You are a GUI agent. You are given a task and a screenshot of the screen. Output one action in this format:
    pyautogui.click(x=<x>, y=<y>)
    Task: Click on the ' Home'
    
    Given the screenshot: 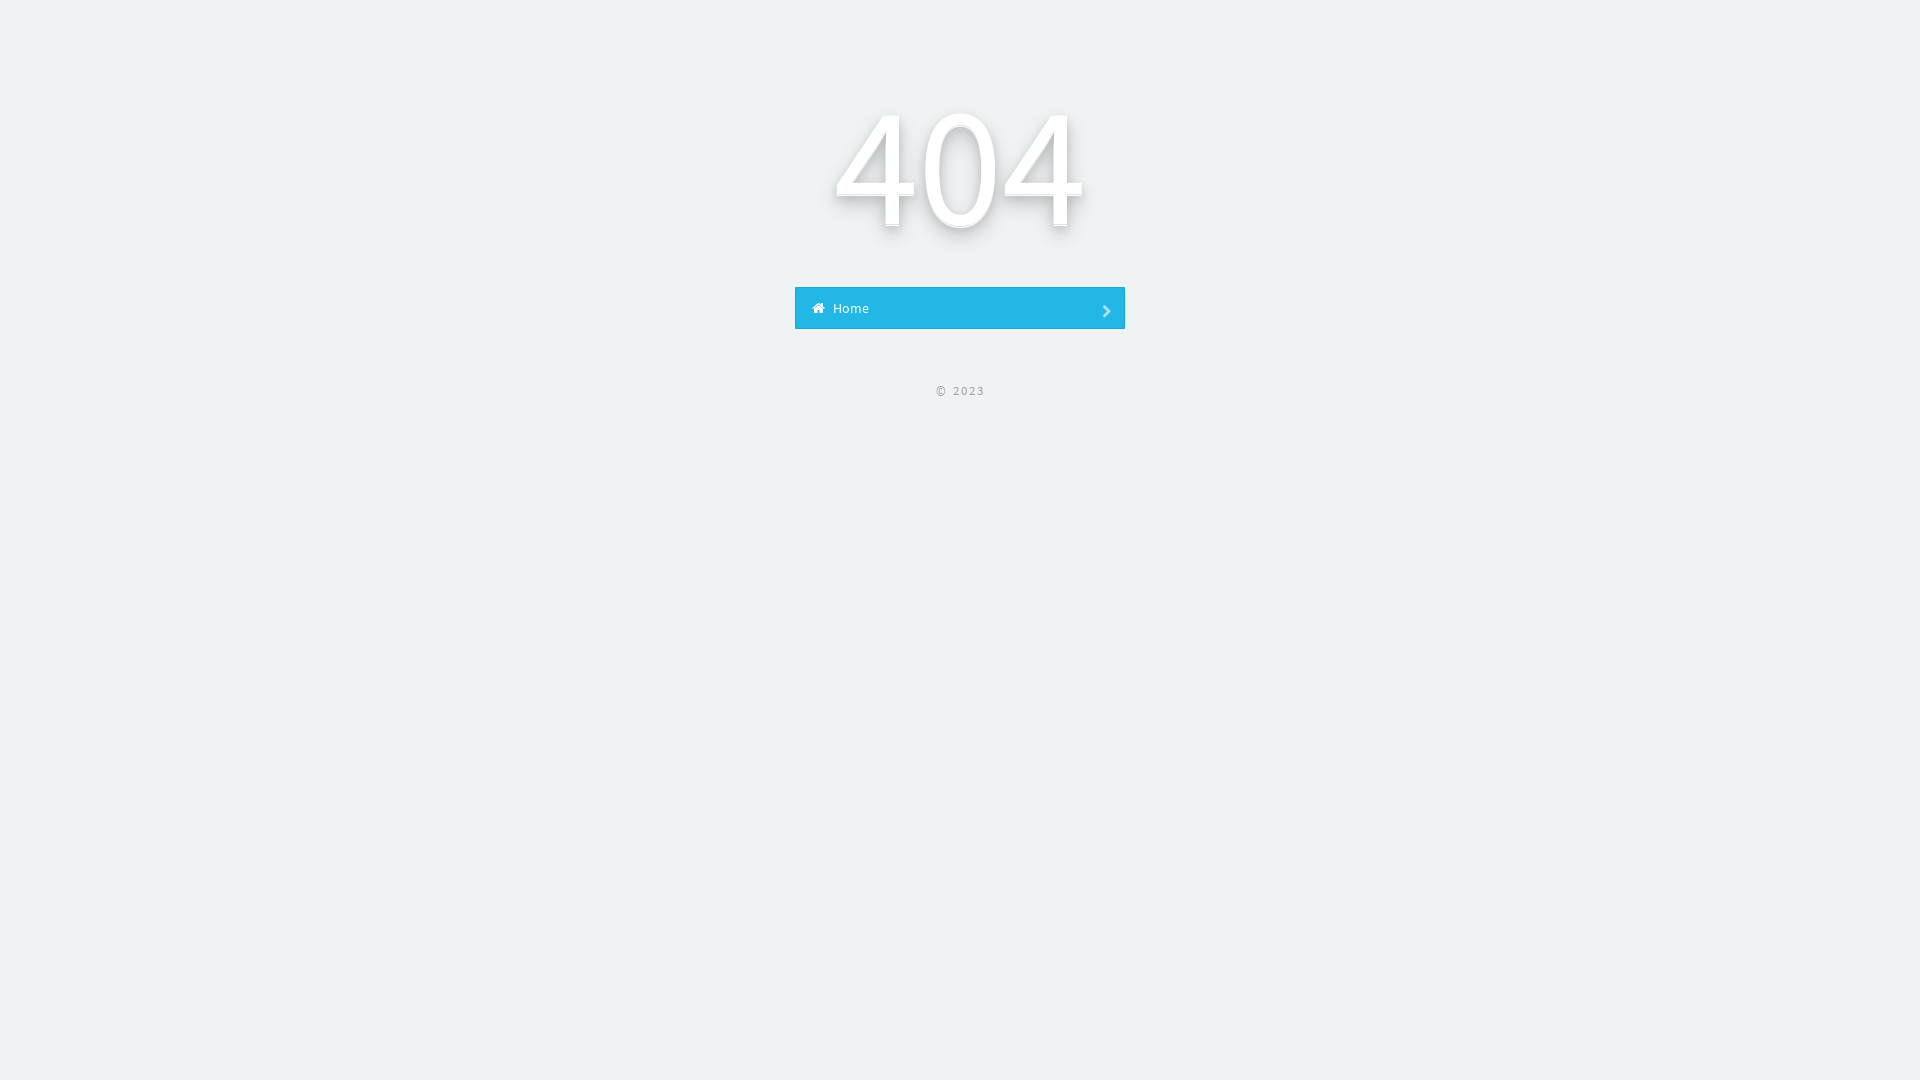 What is the action you would take?
    pyautogui.click(x=960, y=308)
    